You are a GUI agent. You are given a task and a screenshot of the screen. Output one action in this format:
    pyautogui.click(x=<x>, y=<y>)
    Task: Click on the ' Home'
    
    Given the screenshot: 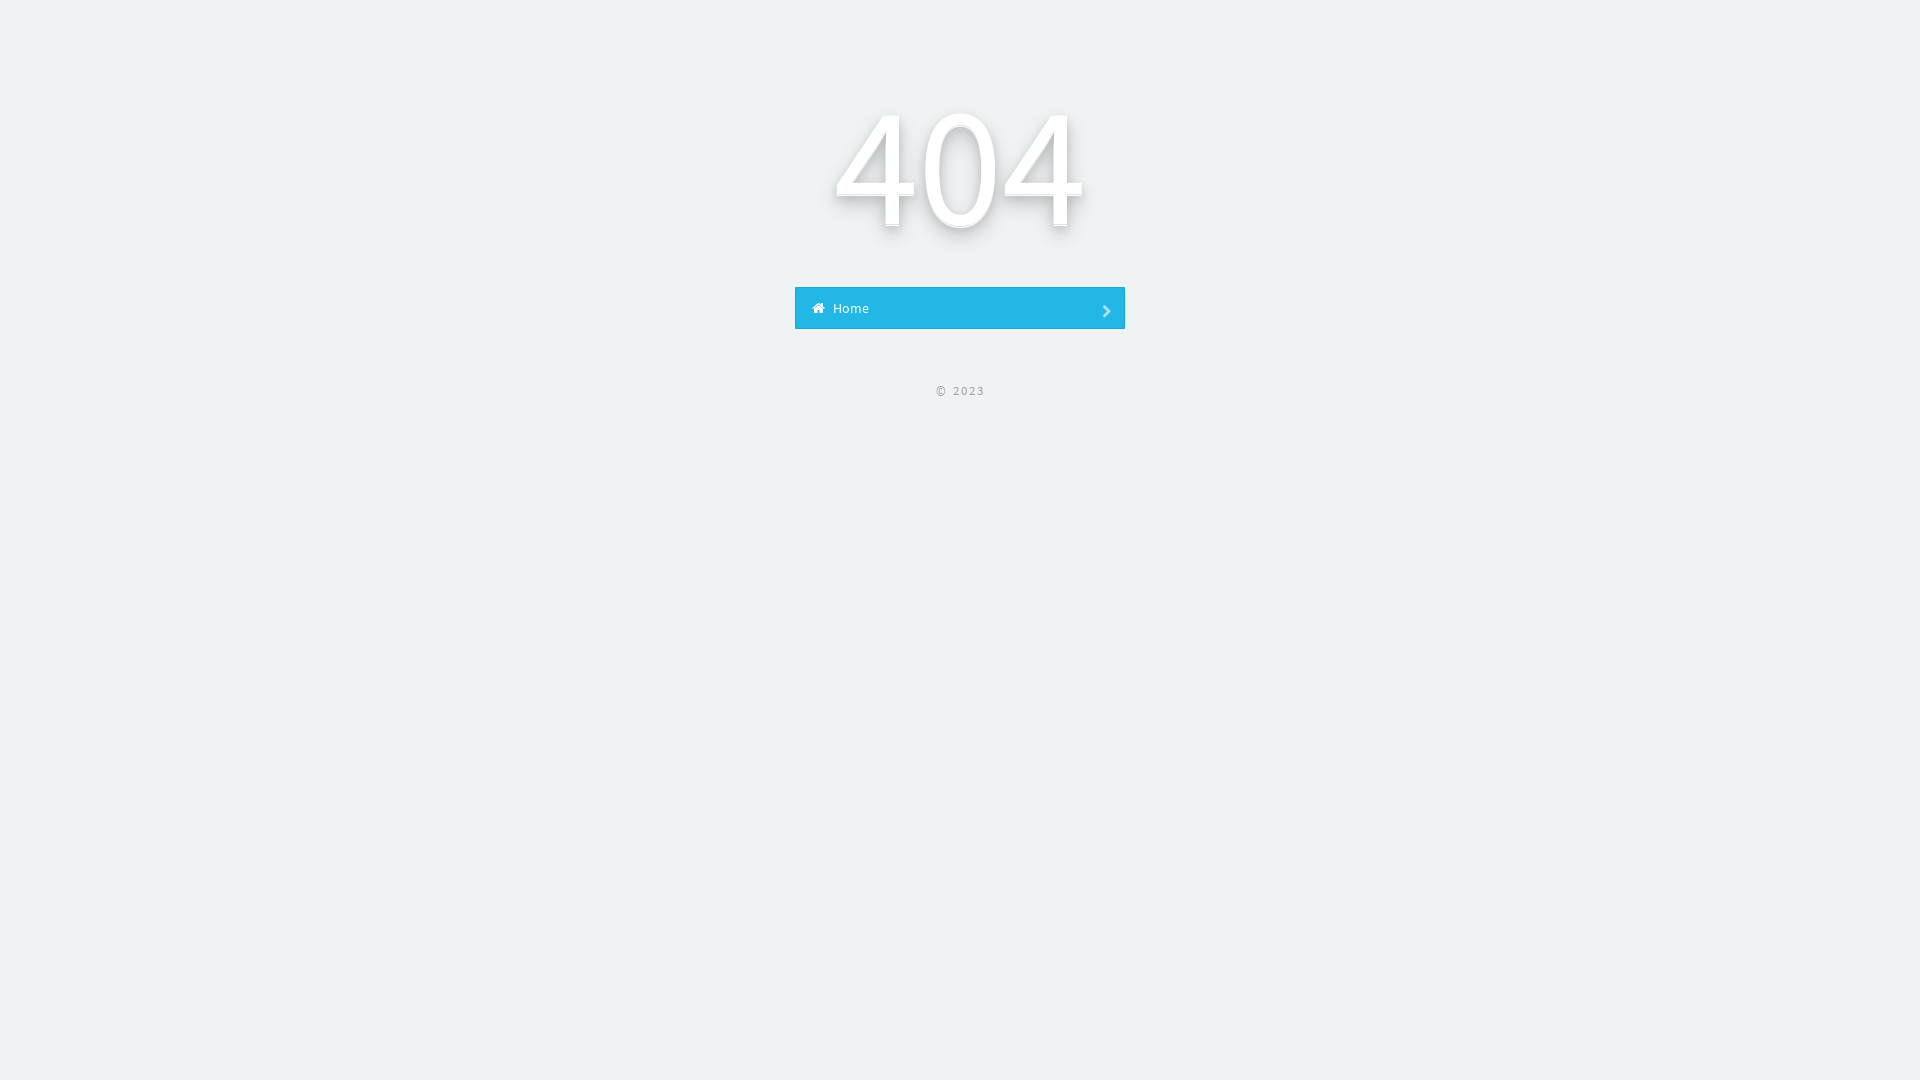 What is the action you would take?
    pyautogui.click(x=960, y=308)
    